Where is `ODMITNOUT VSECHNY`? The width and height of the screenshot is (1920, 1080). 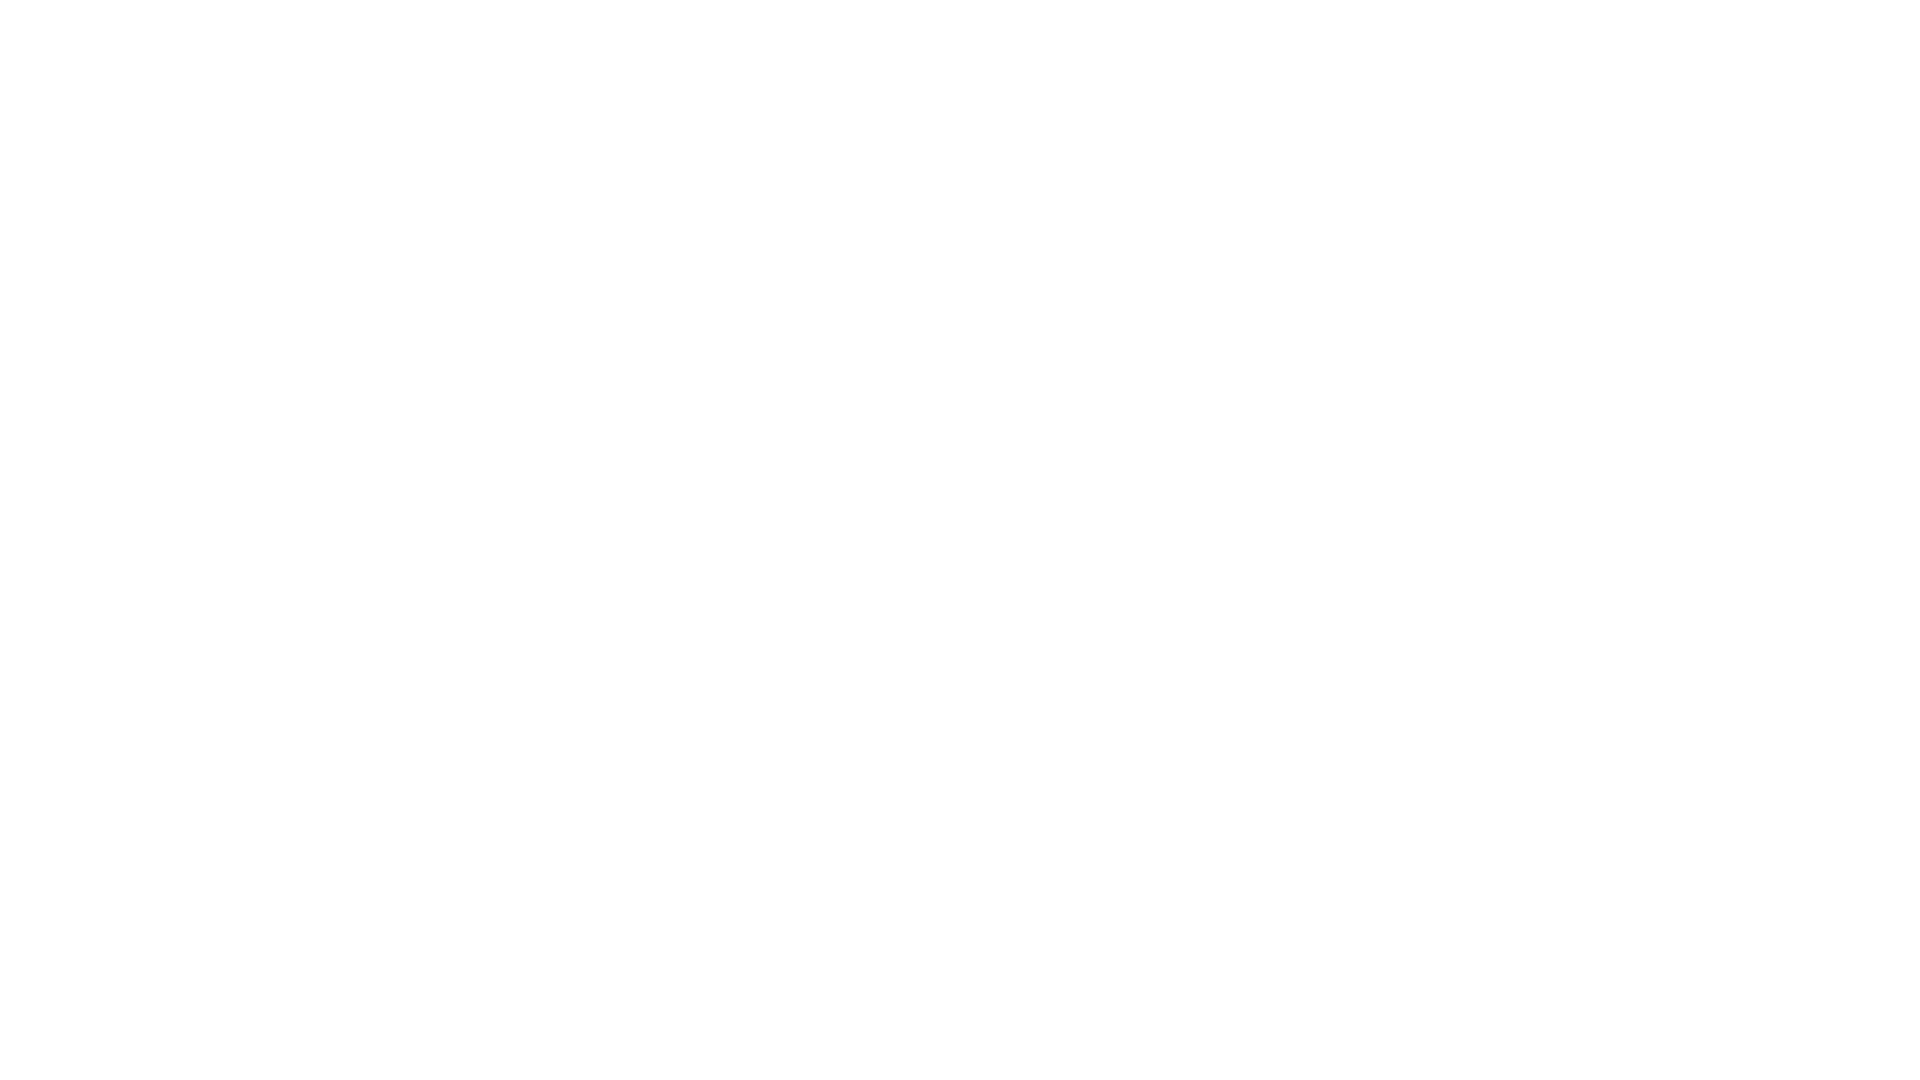
ODMITNOUT VSECHNY is located at coordinates (698, 1039).